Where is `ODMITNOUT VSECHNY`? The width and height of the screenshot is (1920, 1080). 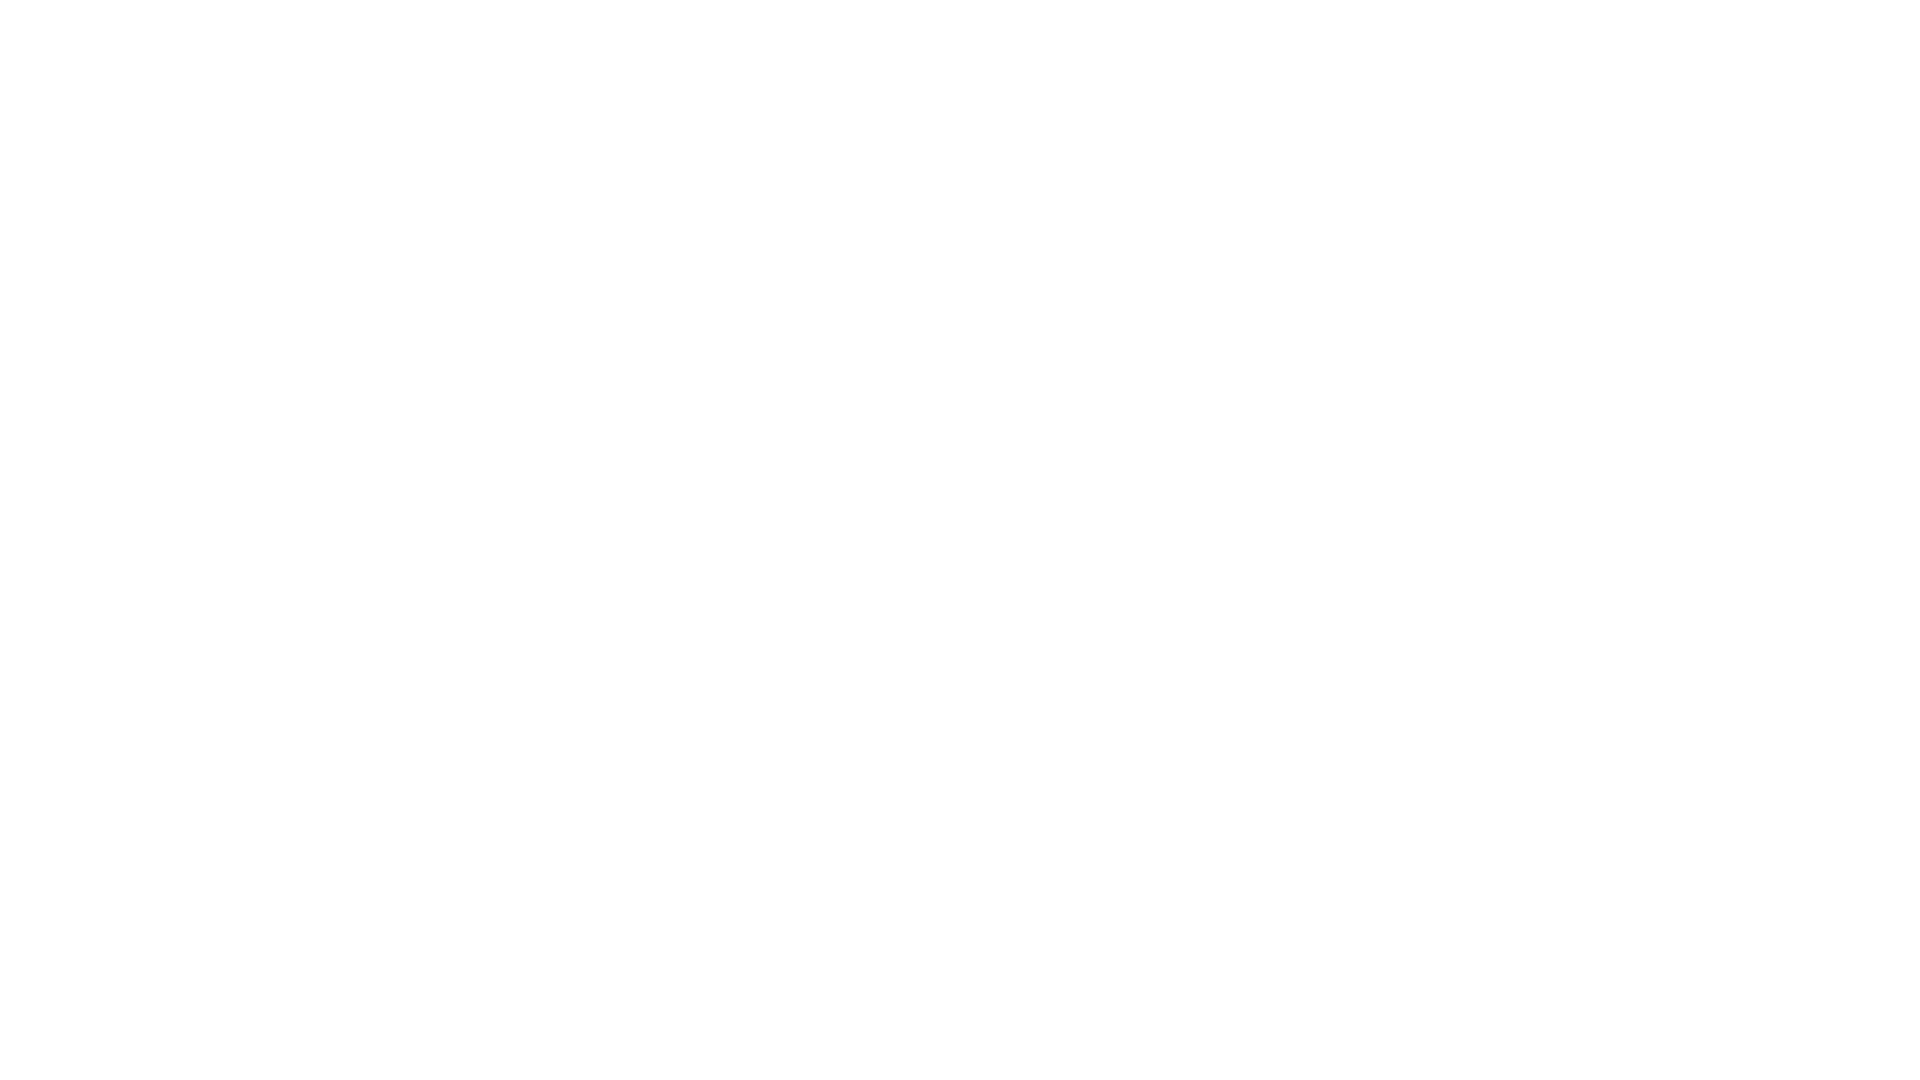
ODMITNOUT VSECHNY is located at coordinates (698, 1039).